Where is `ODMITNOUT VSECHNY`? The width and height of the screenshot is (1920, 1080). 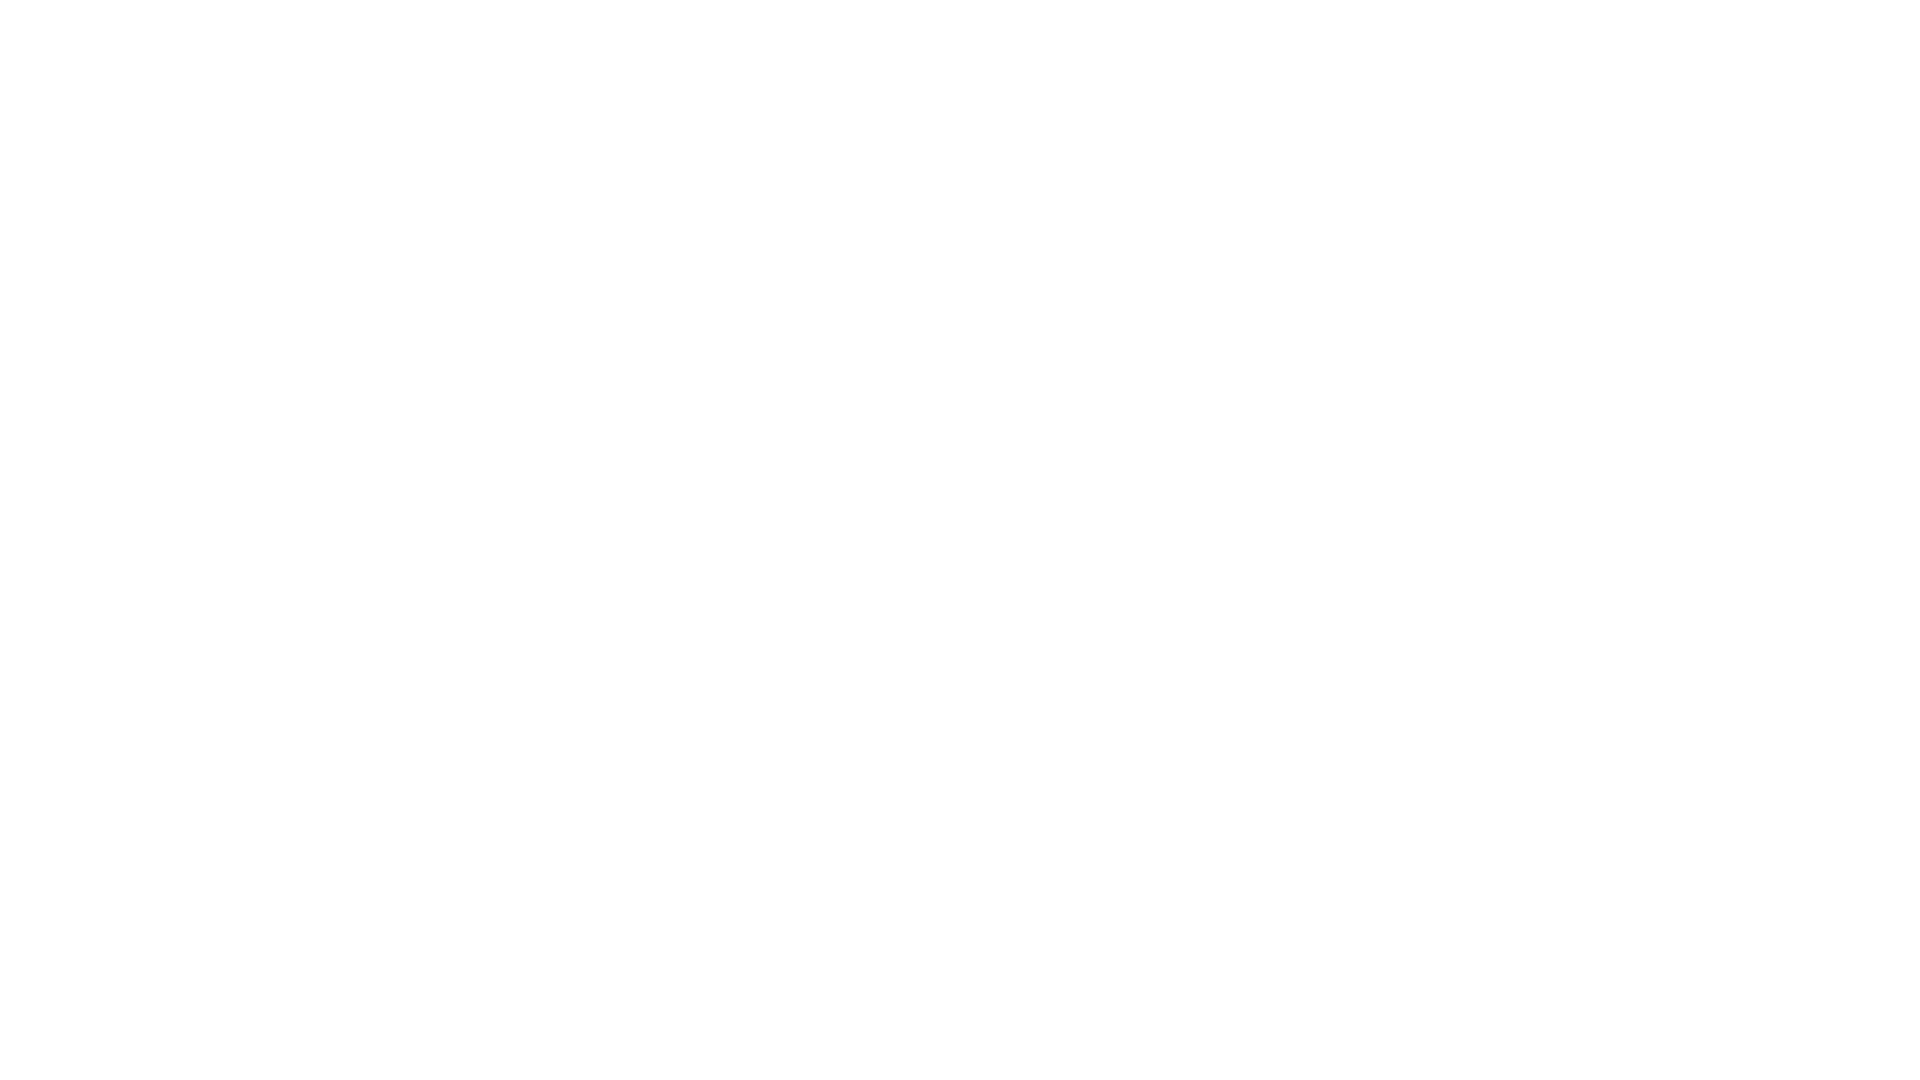
ODMITNOUT VSECHNY is located at coordinates (698, 1039).